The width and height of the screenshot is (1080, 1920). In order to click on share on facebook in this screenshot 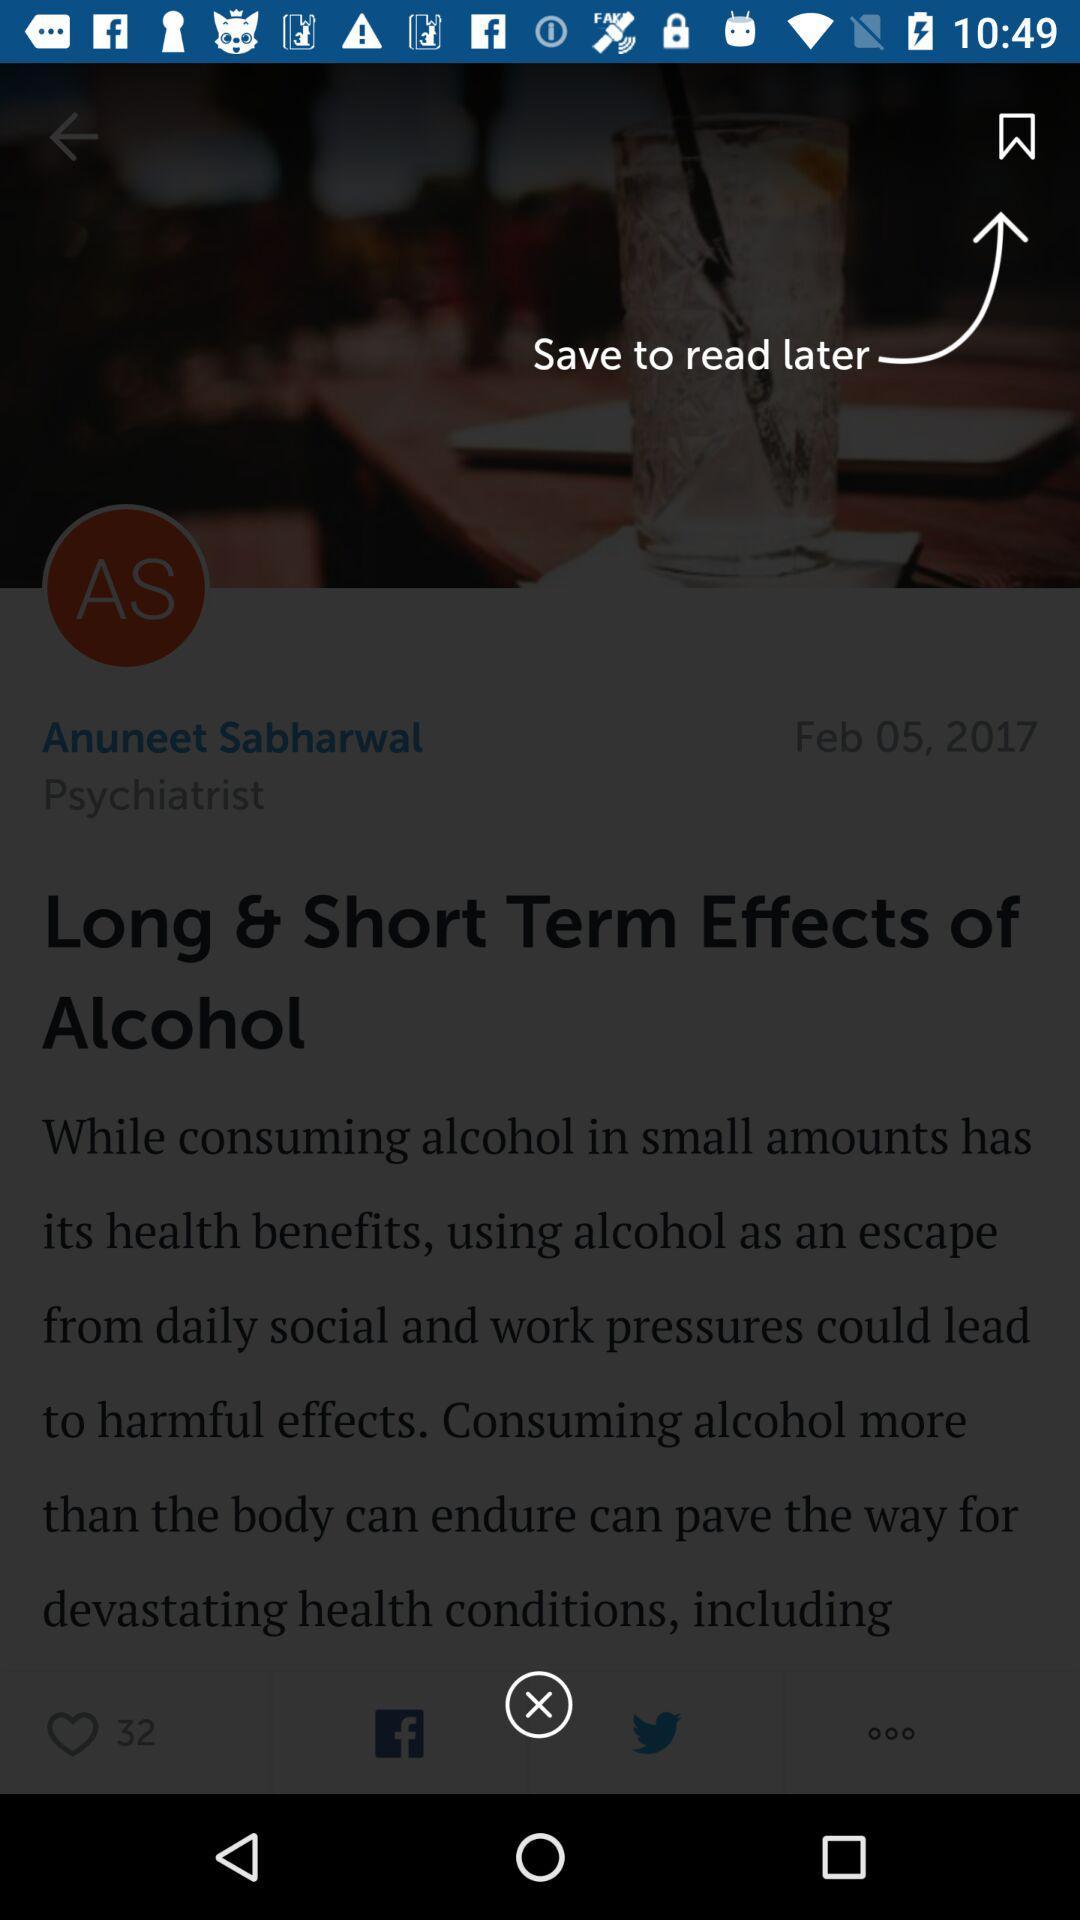, I will do `click(399, 1732)`.